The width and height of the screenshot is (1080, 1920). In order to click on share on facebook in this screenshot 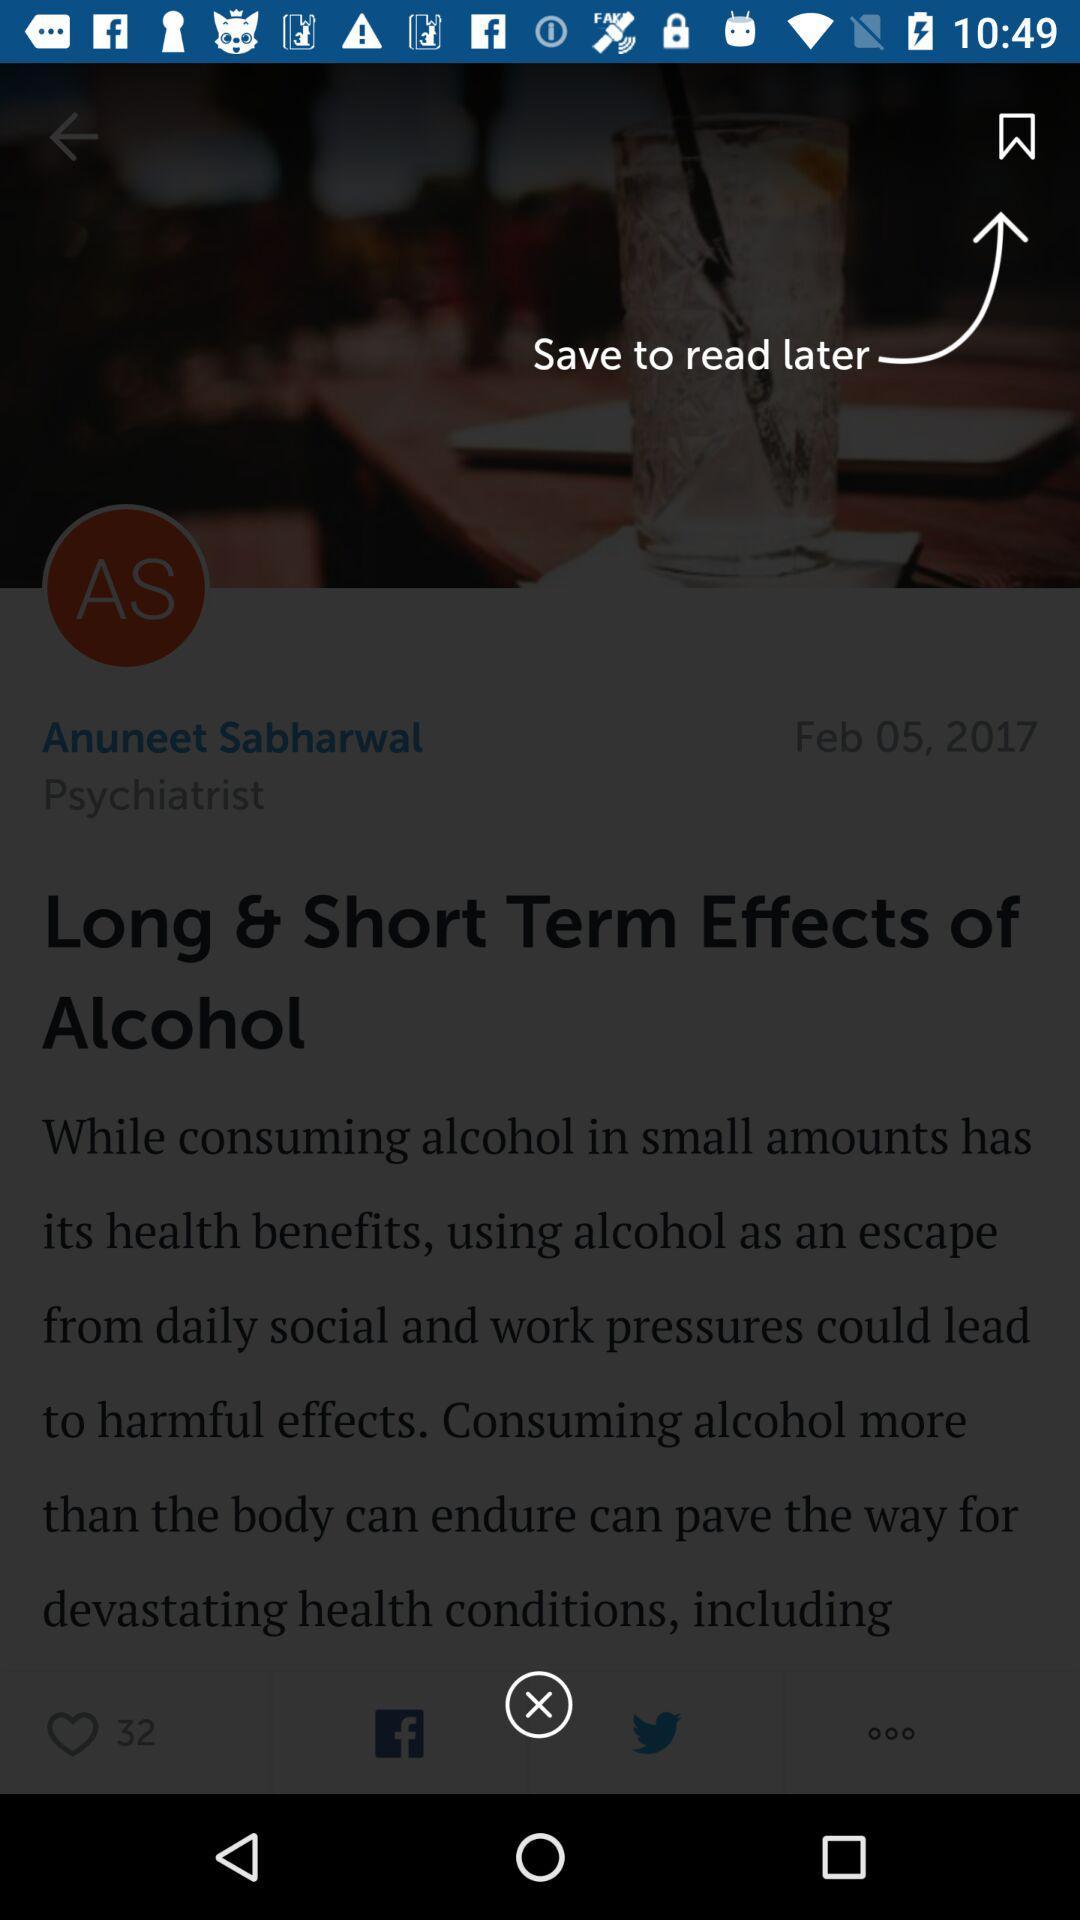, I will do `click(399, 1732)`.